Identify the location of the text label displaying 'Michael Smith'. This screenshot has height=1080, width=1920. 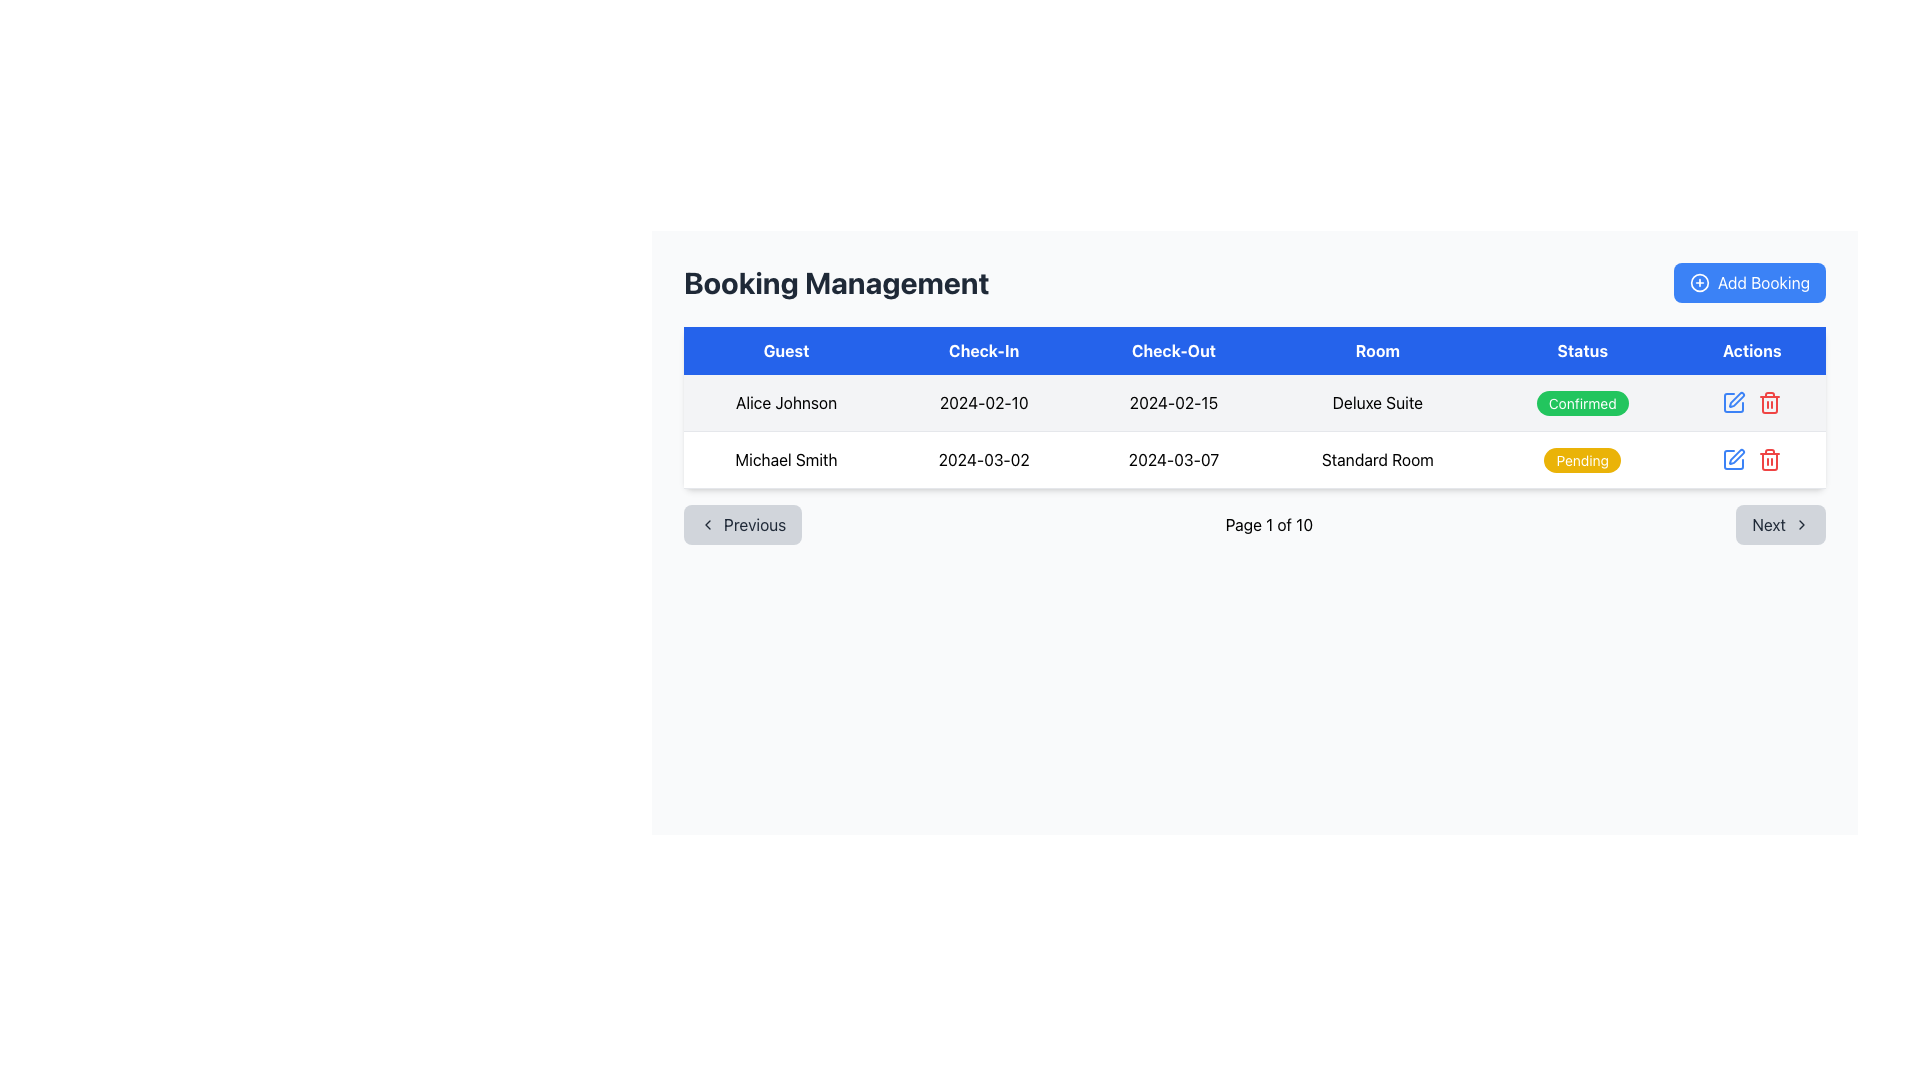
(785, 459).